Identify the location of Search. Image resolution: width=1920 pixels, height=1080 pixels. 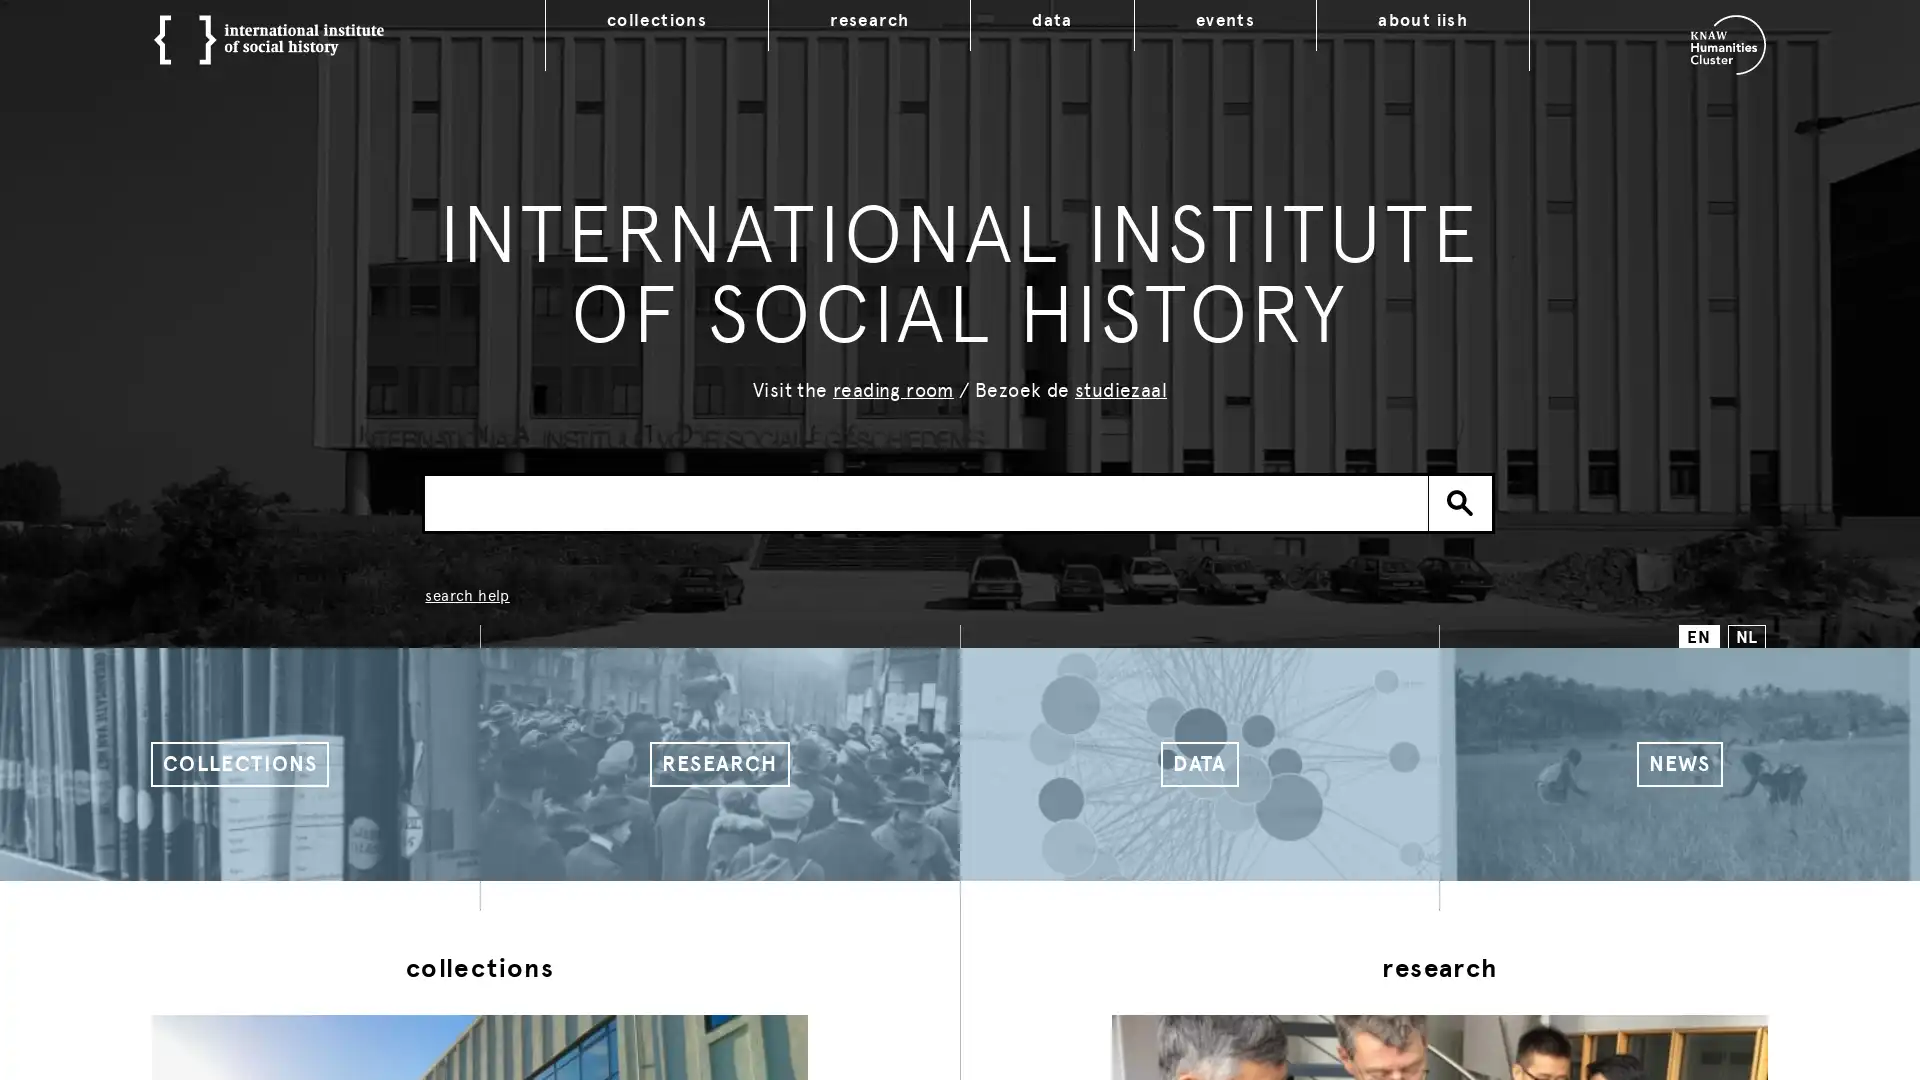
(1460, 501).